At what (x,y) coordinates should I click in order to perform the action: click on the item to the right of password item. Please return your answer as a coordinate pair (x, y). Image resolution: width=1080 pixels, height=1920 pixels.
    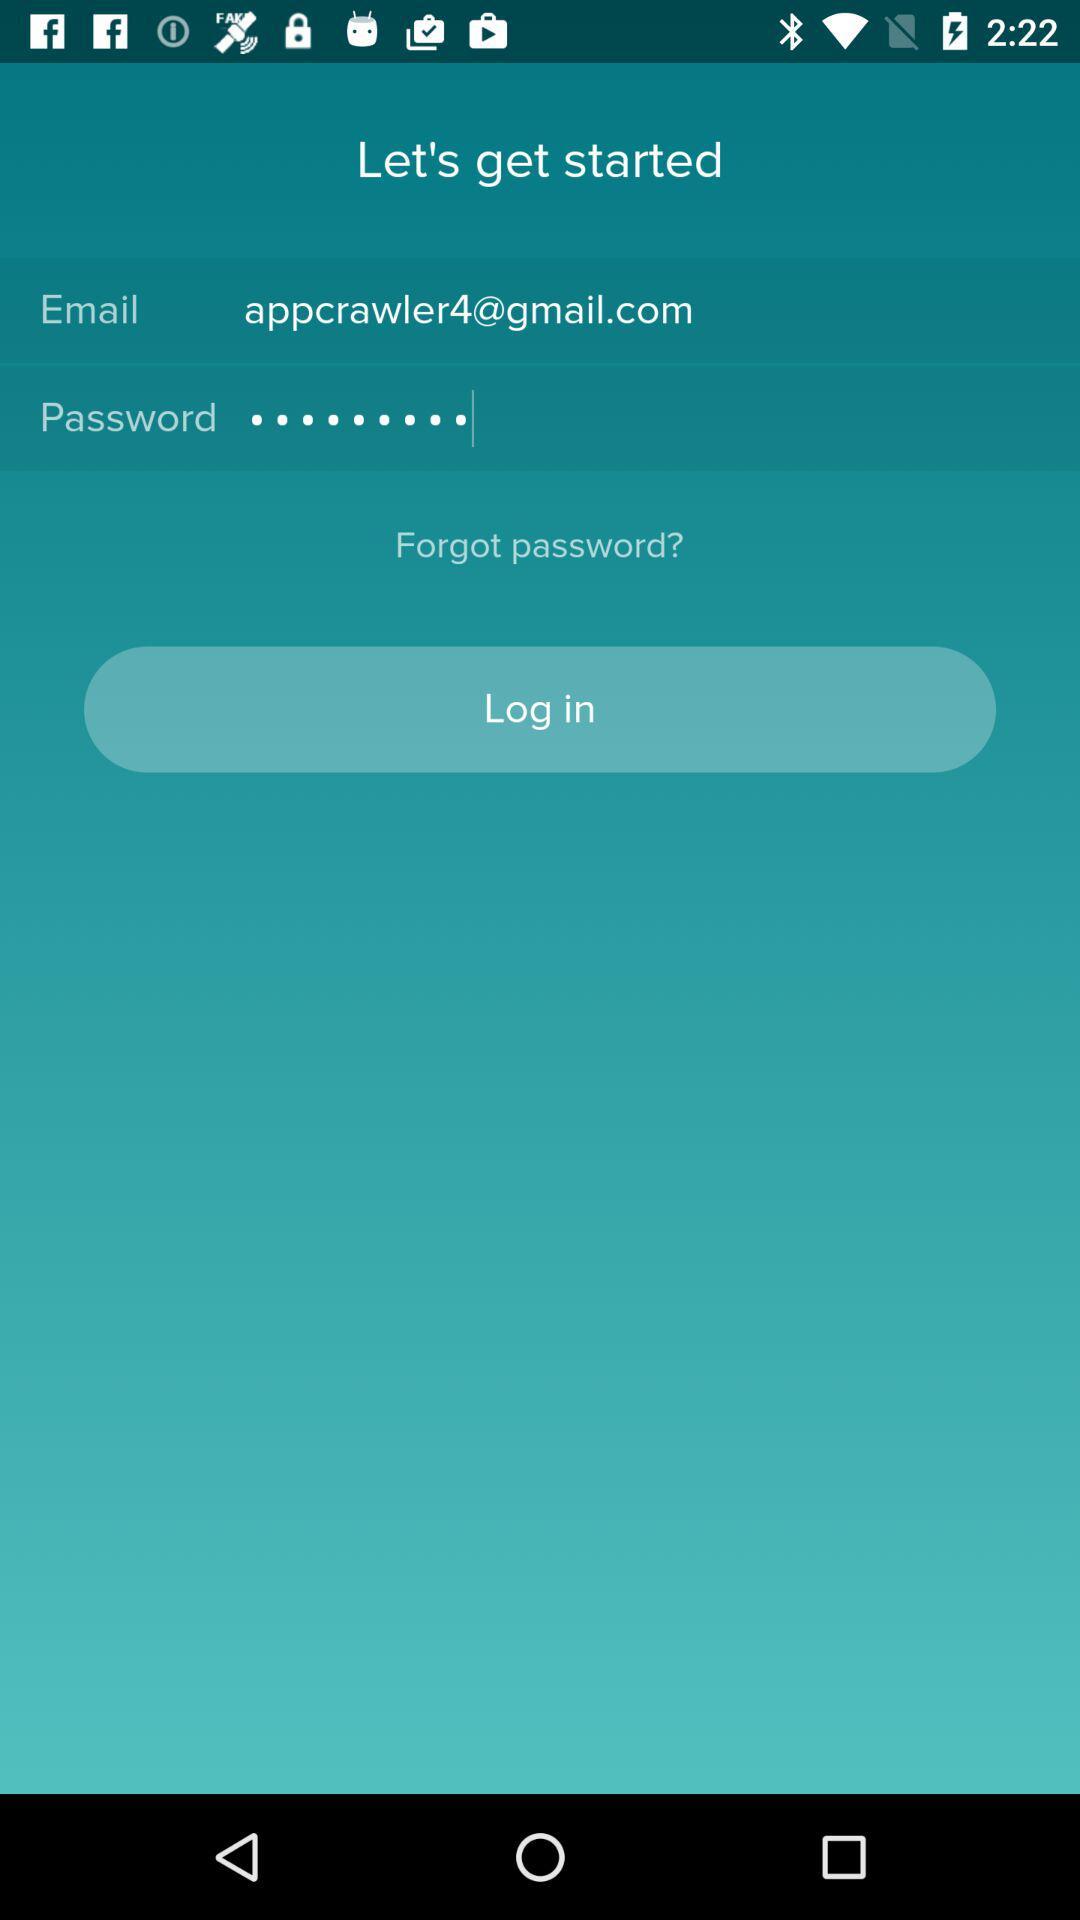
    Looking at the image, I should click on (641, 417).